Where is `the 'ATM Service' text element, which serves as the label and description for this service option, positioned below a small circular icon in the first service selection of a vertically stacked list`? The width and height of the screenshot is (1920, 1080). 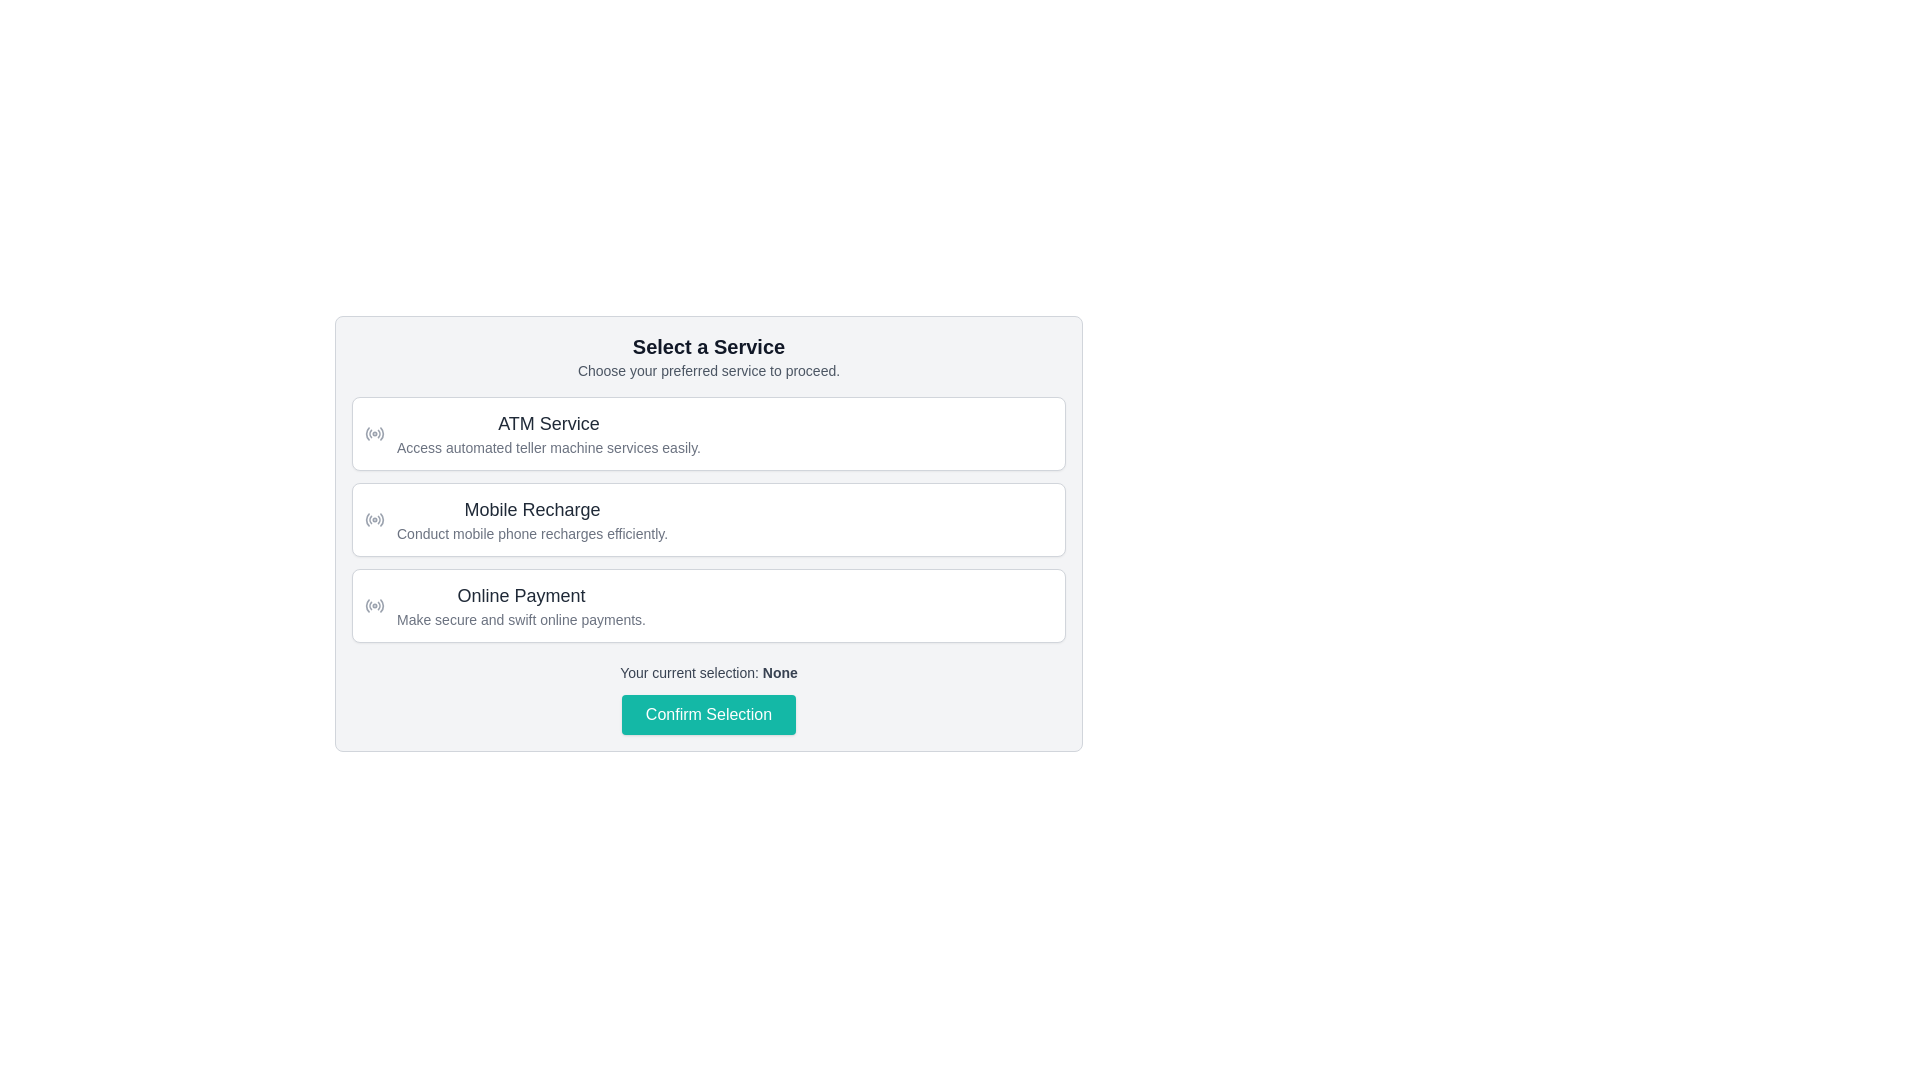
the 'ATM Service' text element, which serves as the label and description for this service option, positioned below a small circular icon in the first service selection of a vertically stacked list is located at coordinates (548, 433).